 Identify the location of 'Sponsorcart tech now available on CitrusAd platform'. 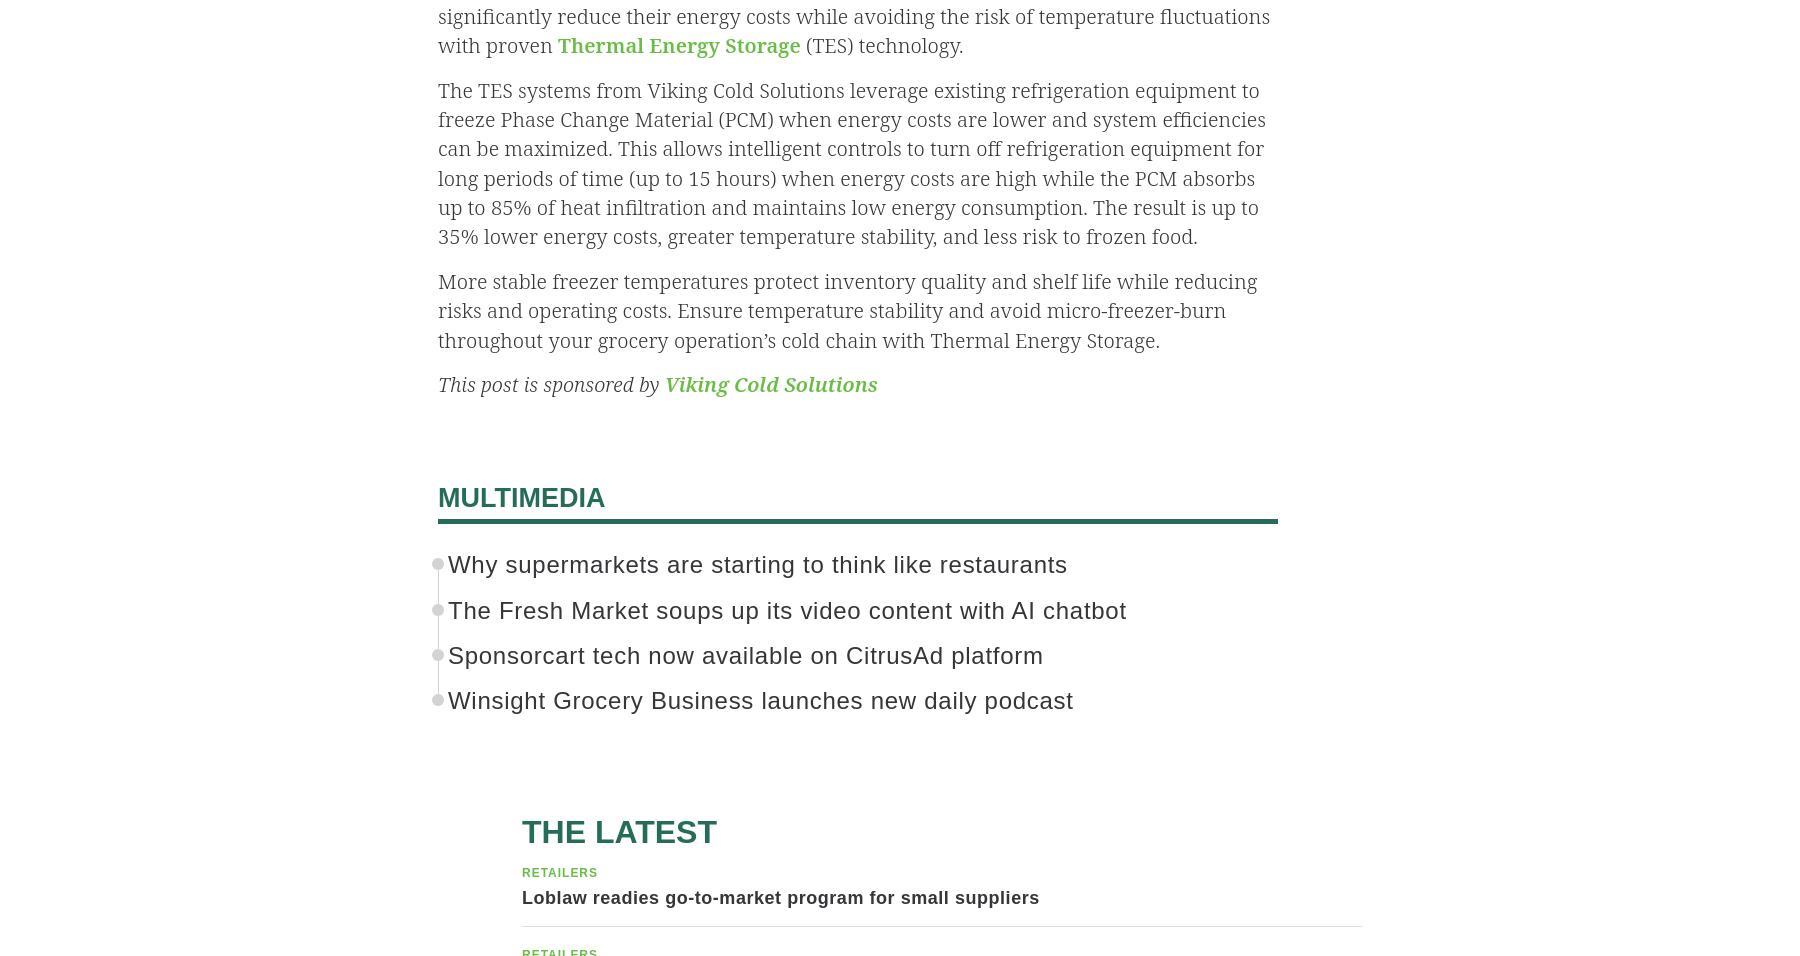
(744, 655).